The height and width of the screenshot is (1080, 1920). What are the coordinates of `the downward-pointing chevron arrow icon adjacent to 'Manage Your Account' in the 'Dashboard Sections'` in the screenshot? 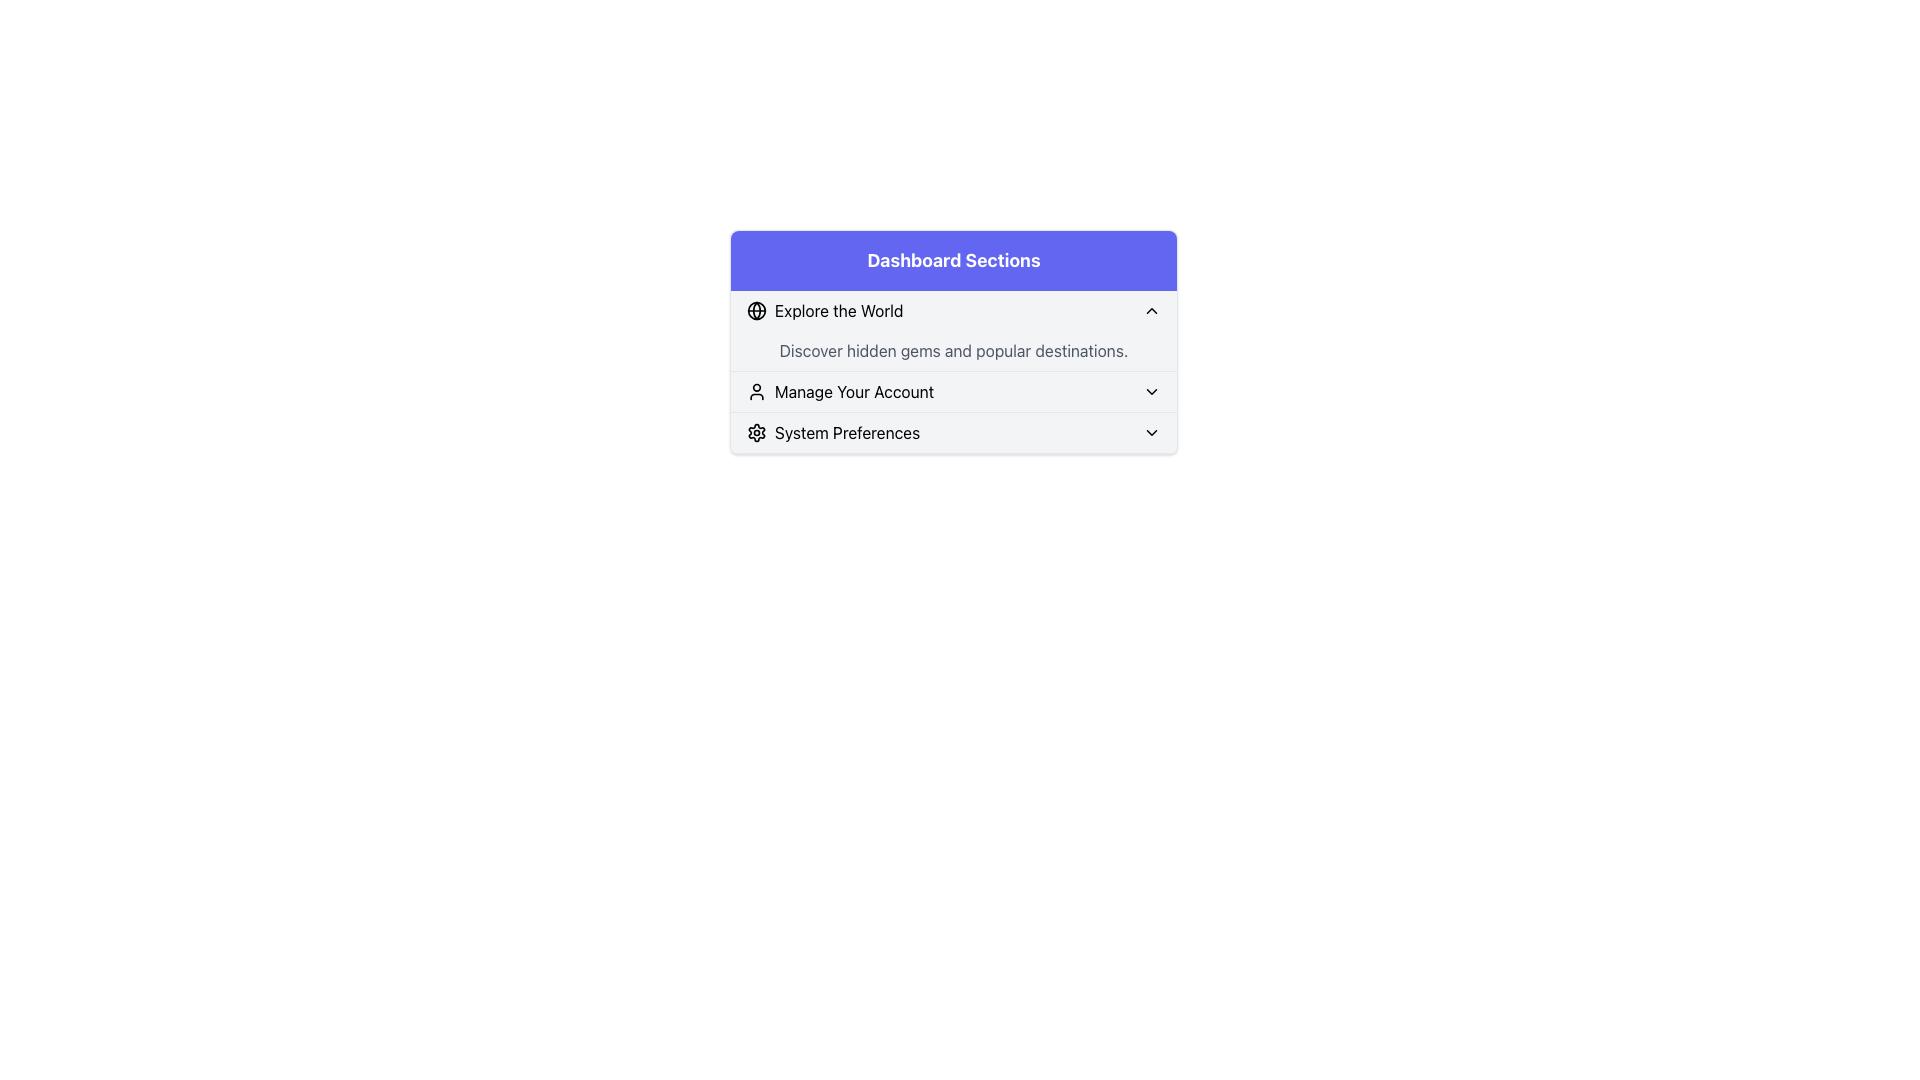 It's located at (1152, 392).